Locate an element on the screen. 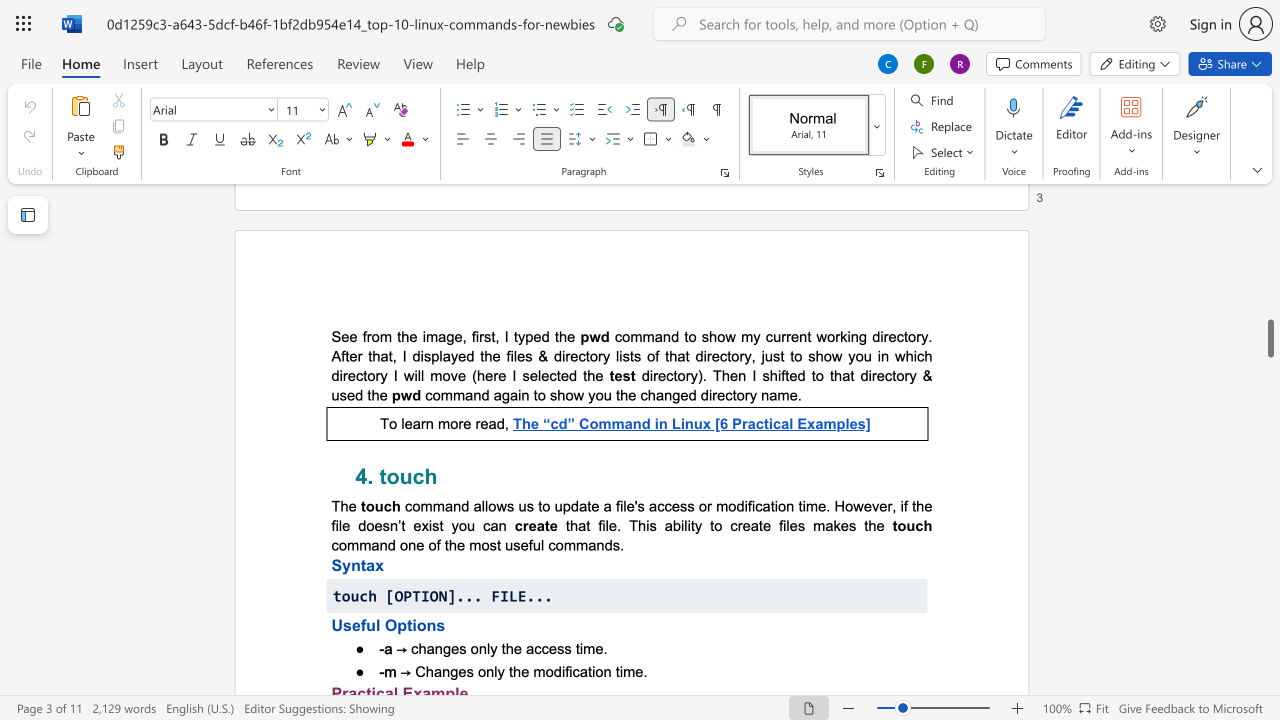 This screenshot has height=720, width=1280. the scrollbar to move the page upward is located at coordinates (1269, 258).